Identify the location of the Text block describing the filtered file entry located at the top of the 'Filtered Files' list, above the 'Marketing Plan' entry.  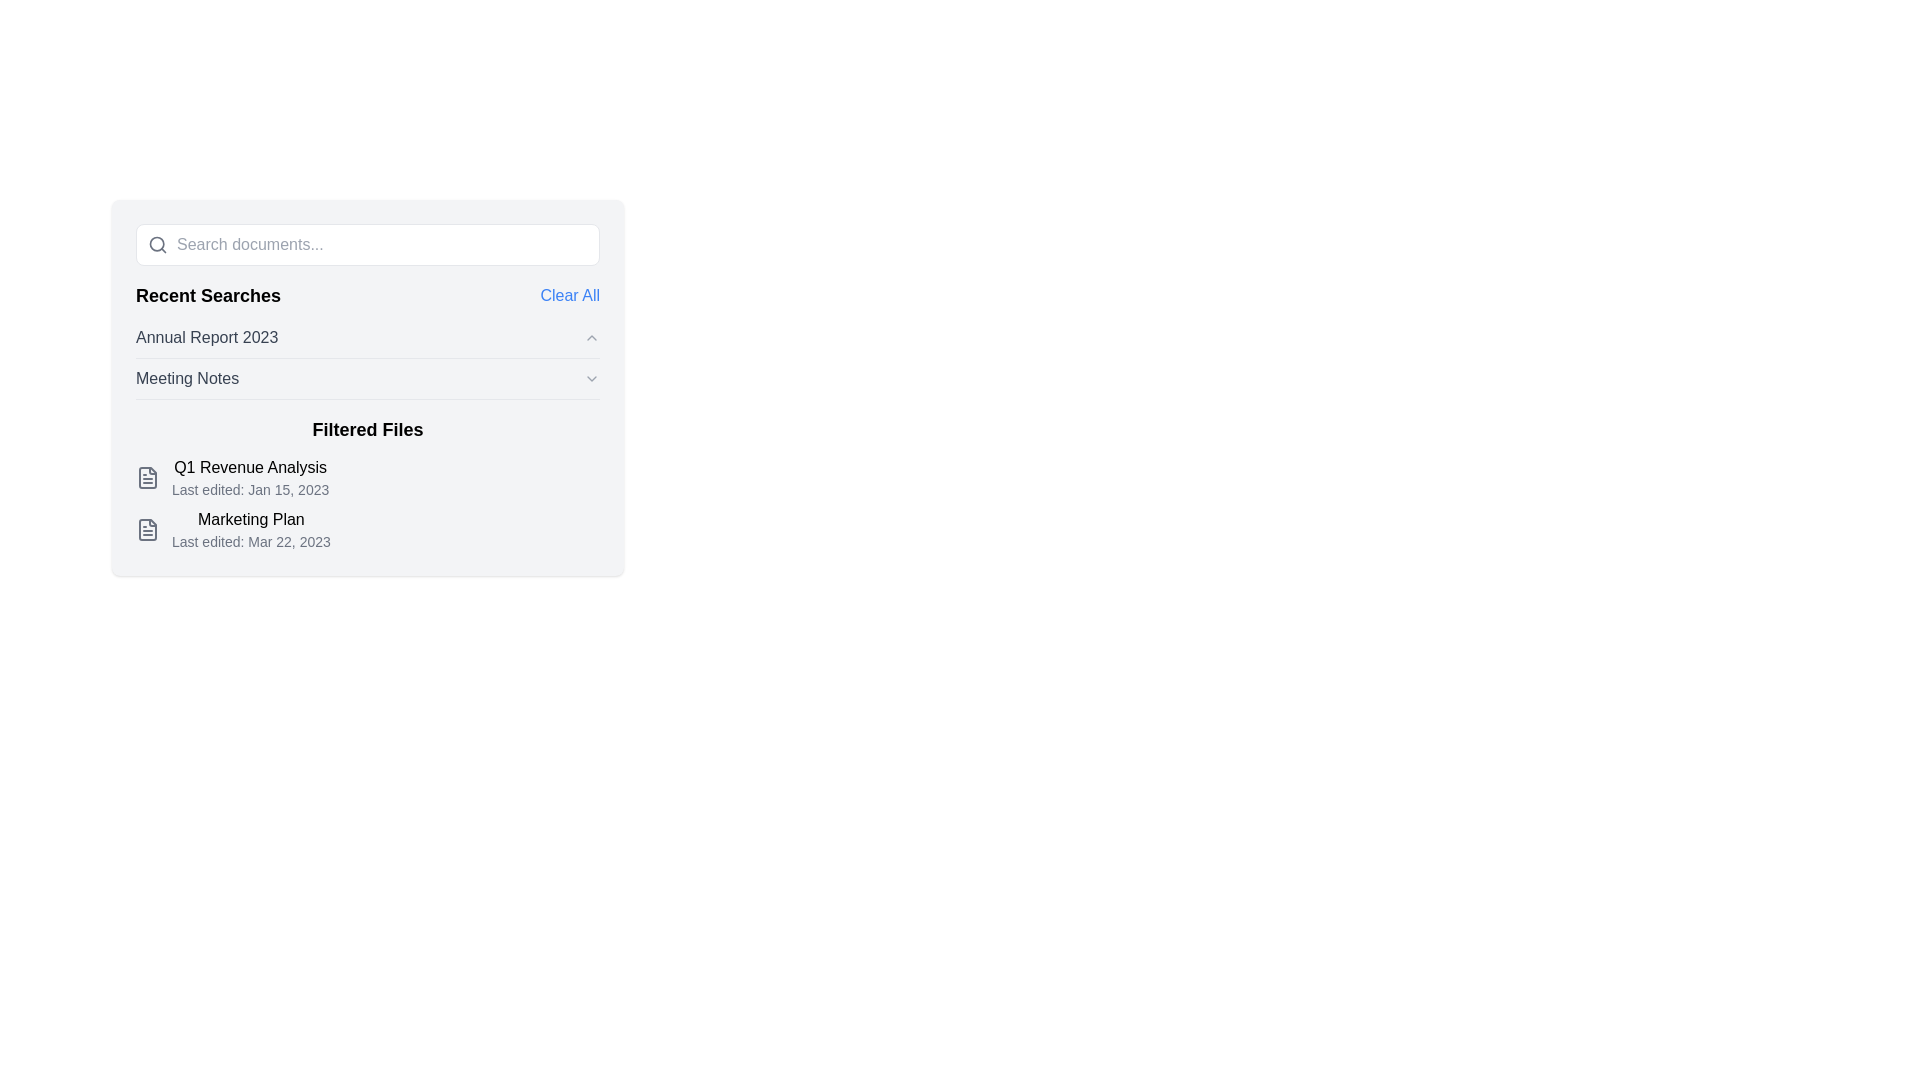
(249, 478).